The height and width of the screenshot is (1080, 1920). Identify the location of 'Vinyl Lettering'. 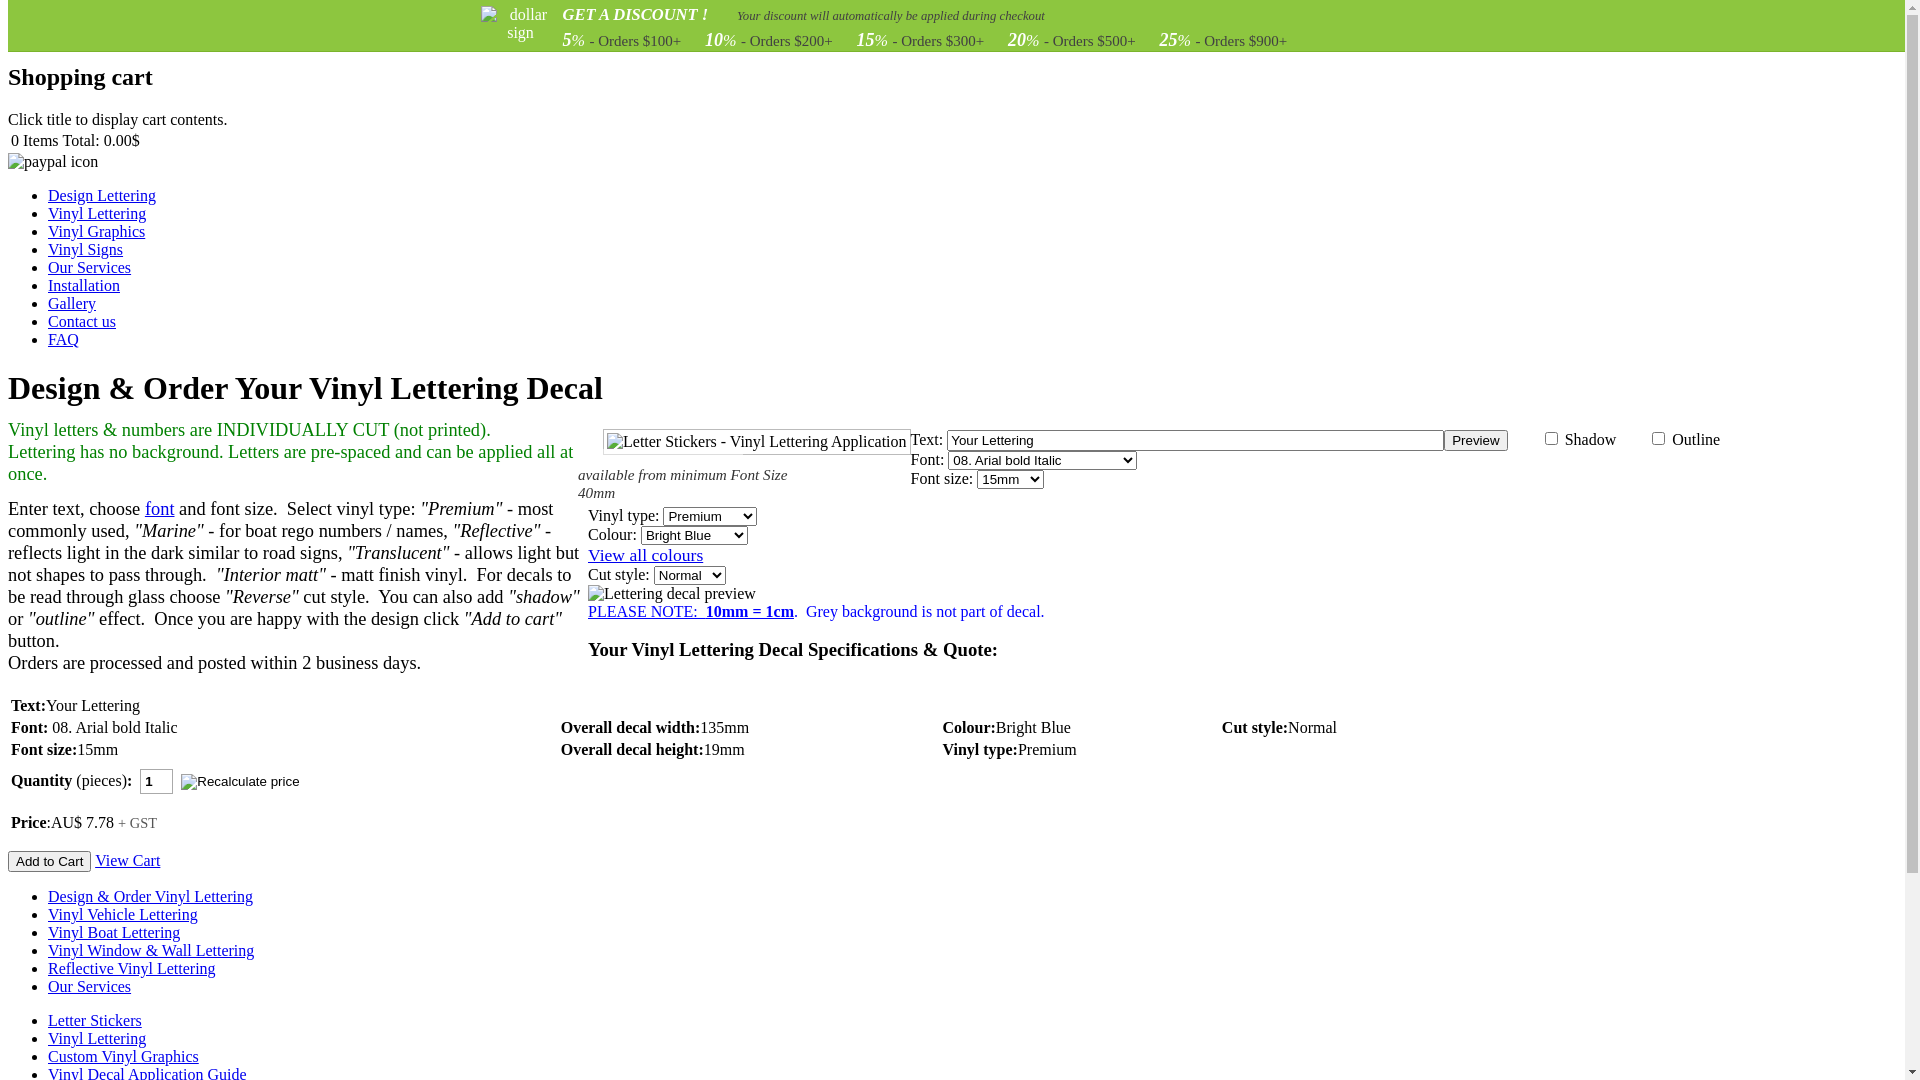
(95, 213).